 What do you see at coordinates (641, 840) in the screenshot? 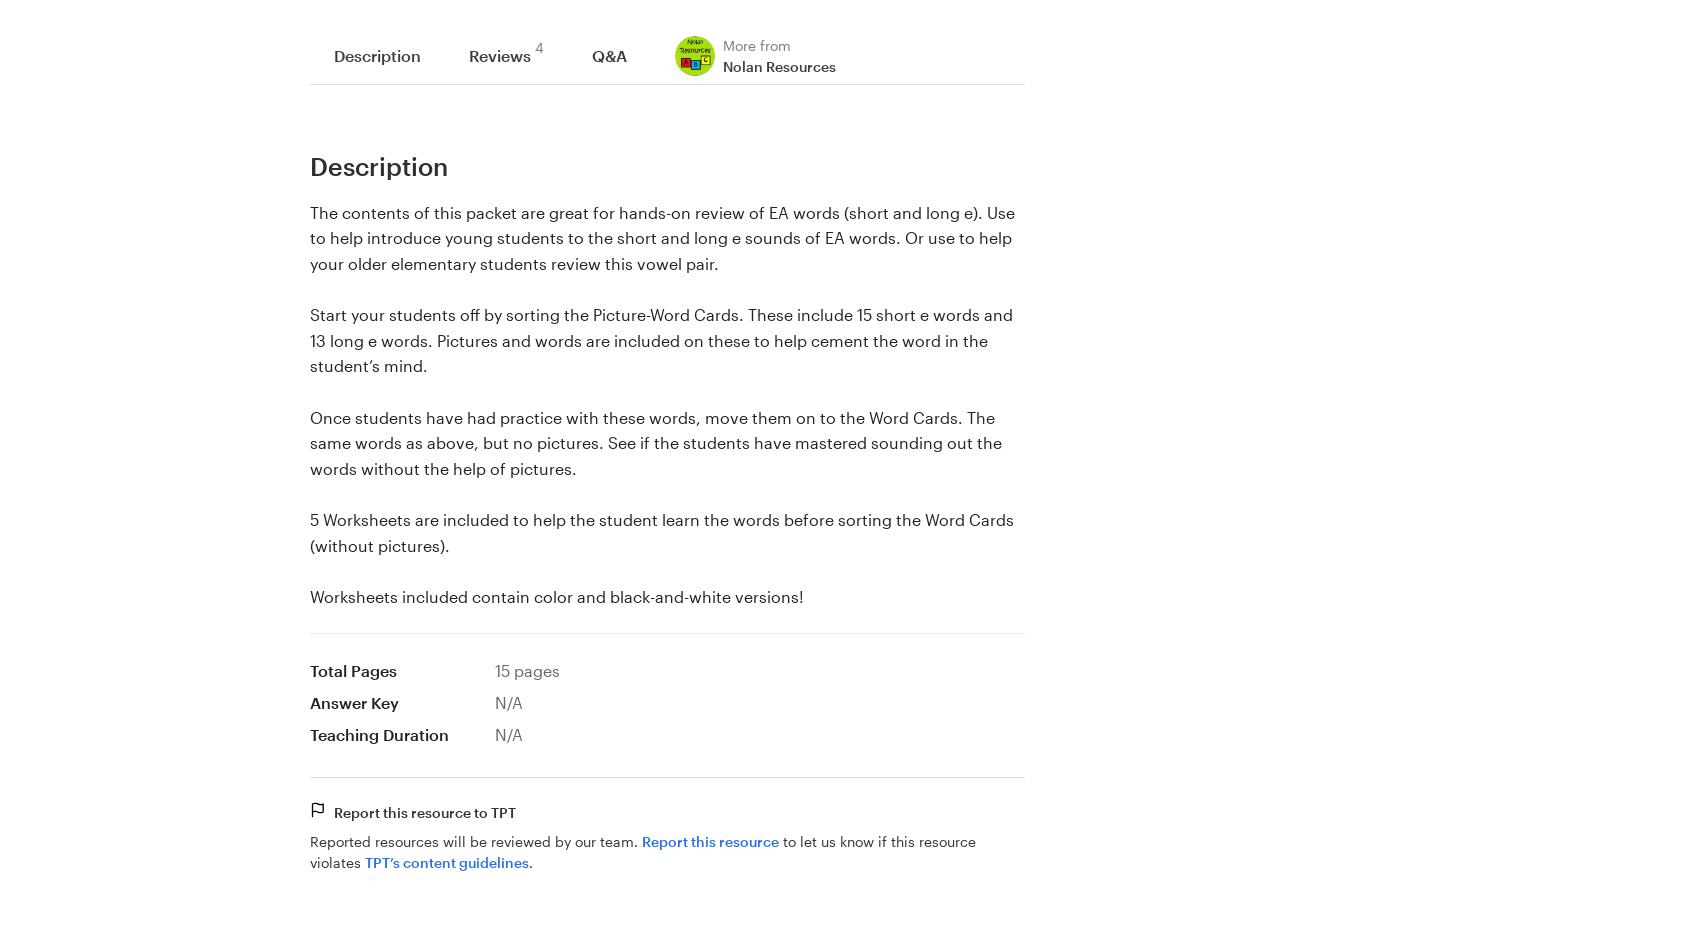
I see `'Report this resource'` at bounding box center [641, 840].